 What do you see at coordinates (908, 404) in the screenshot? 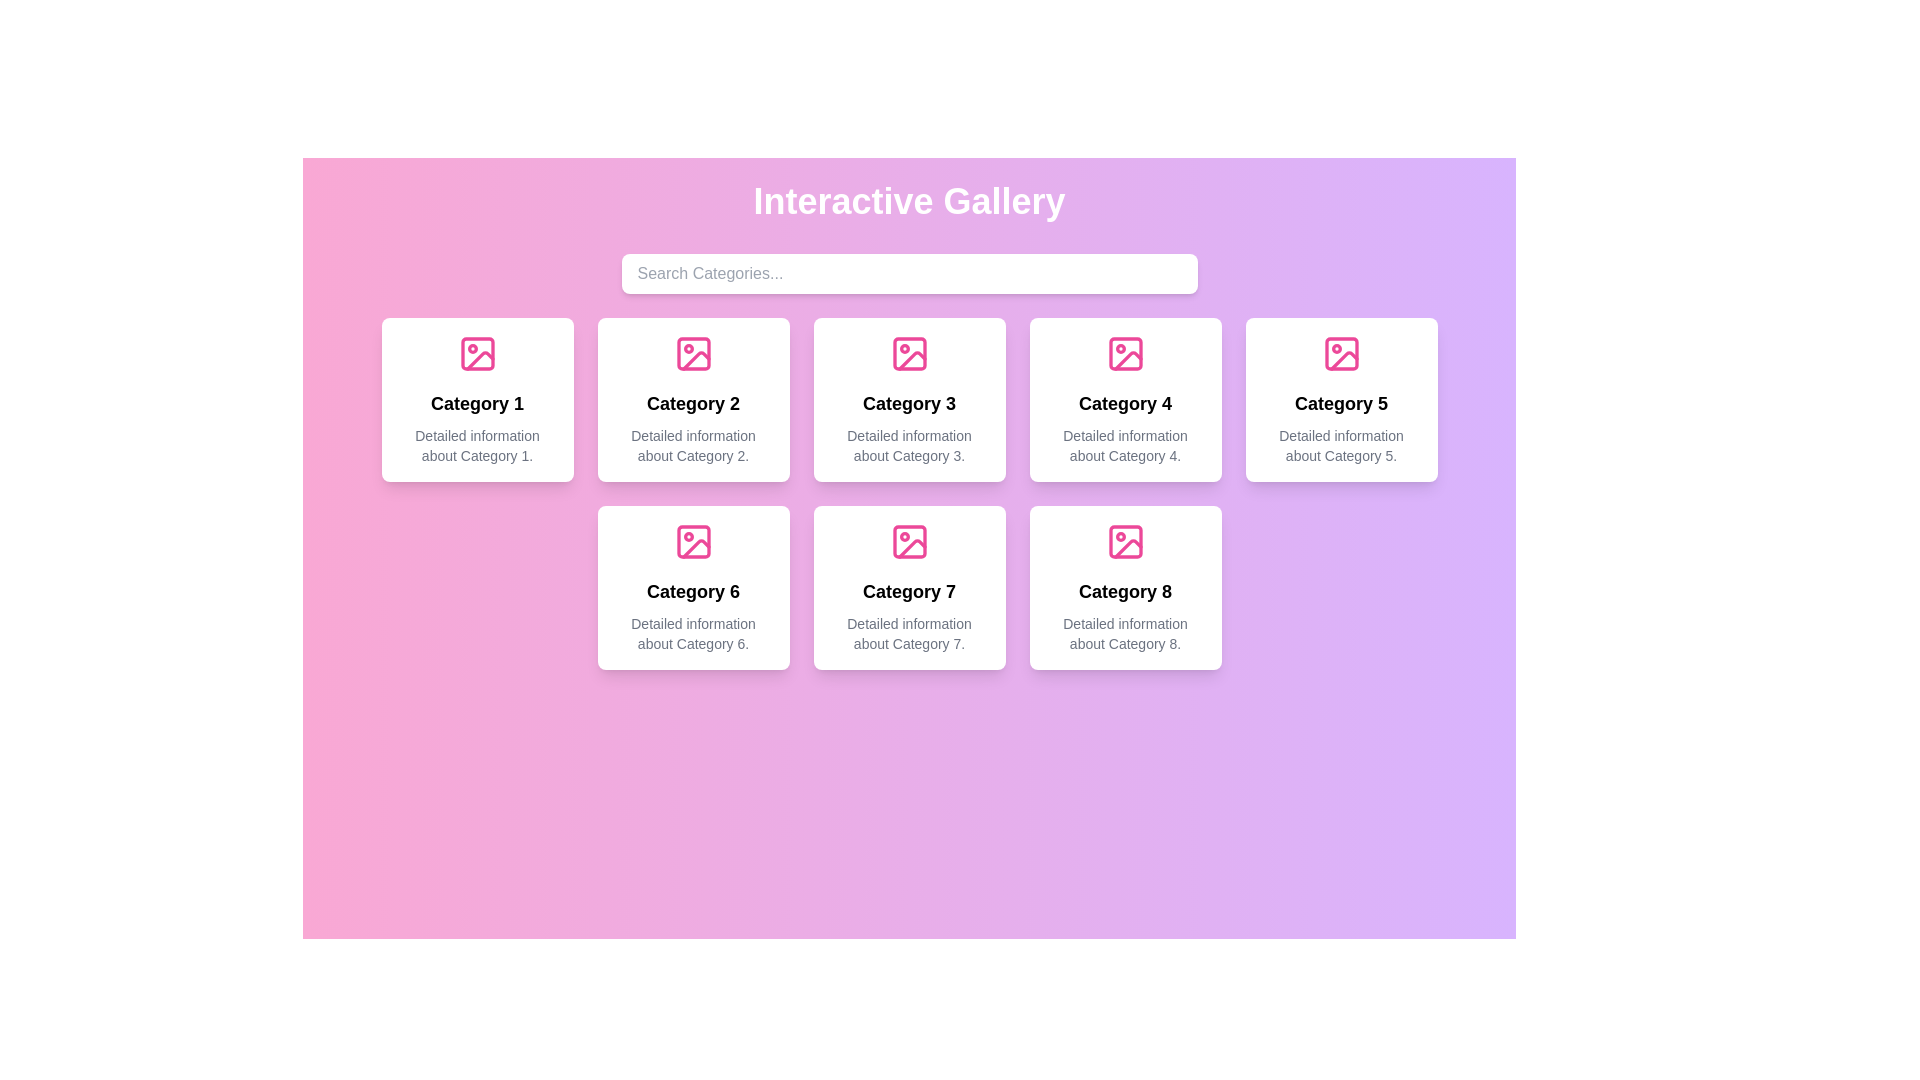
I see `text label that displays 'Category 3', which is centrally positioned in the third information card of the second row in a grid layout` at bounding box center [908, 404].